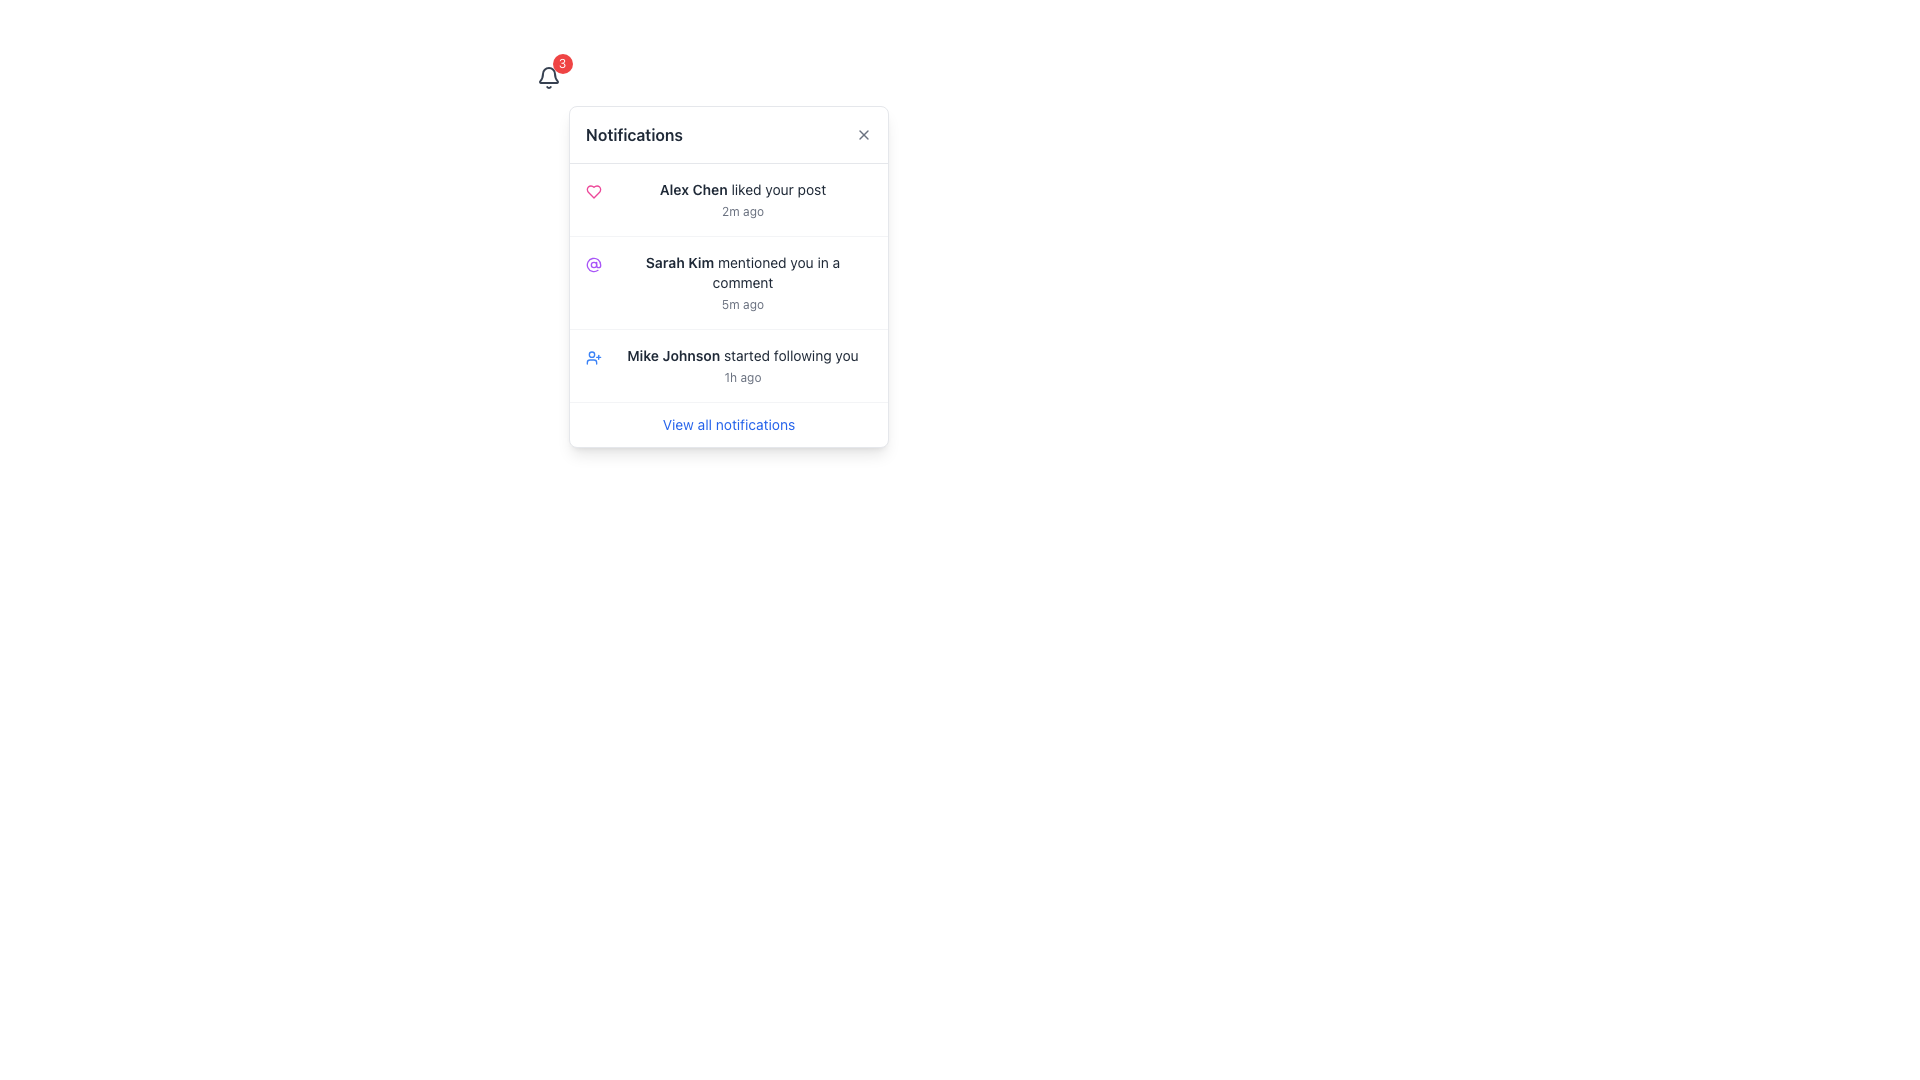  Describe the element at coordinates (742, 200) in the screenshot. I see `the first notification entry indicating that 'Alex Chen liked your post' in the notification panel` at that location.